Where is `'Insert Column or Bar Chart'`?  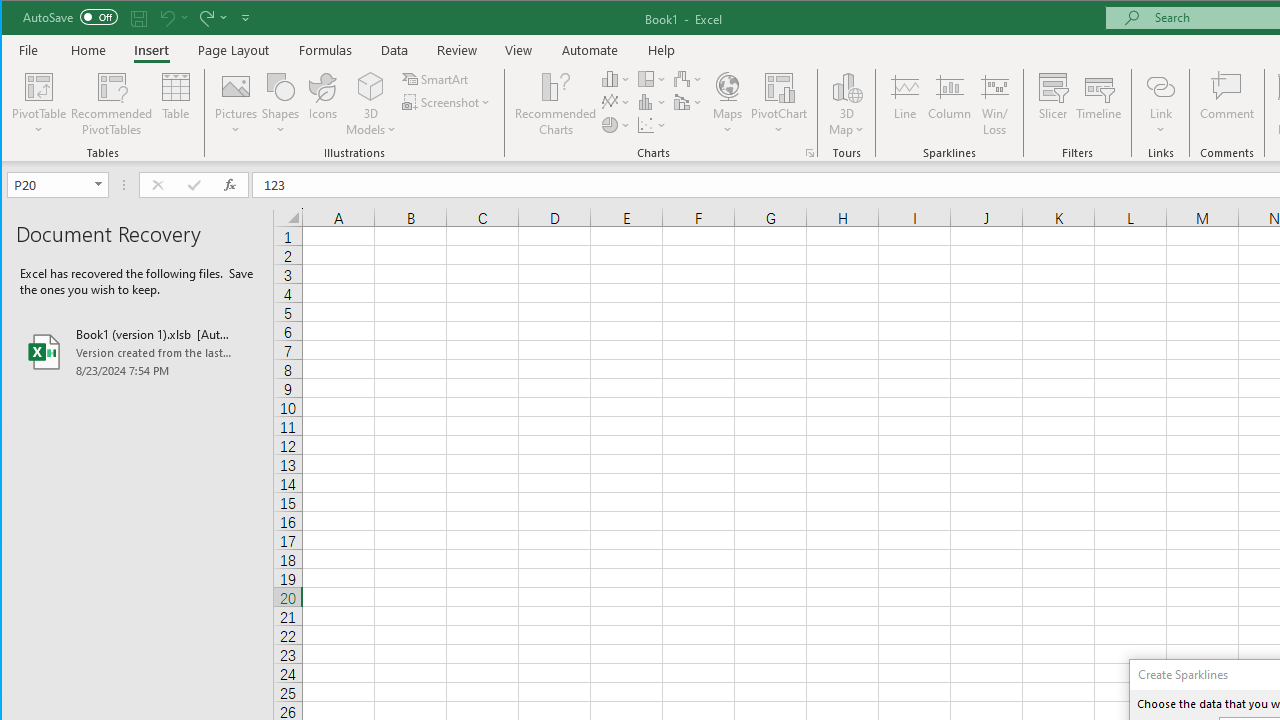 'Insert Column or Bar Chart' is located at coordinates (615, 78).